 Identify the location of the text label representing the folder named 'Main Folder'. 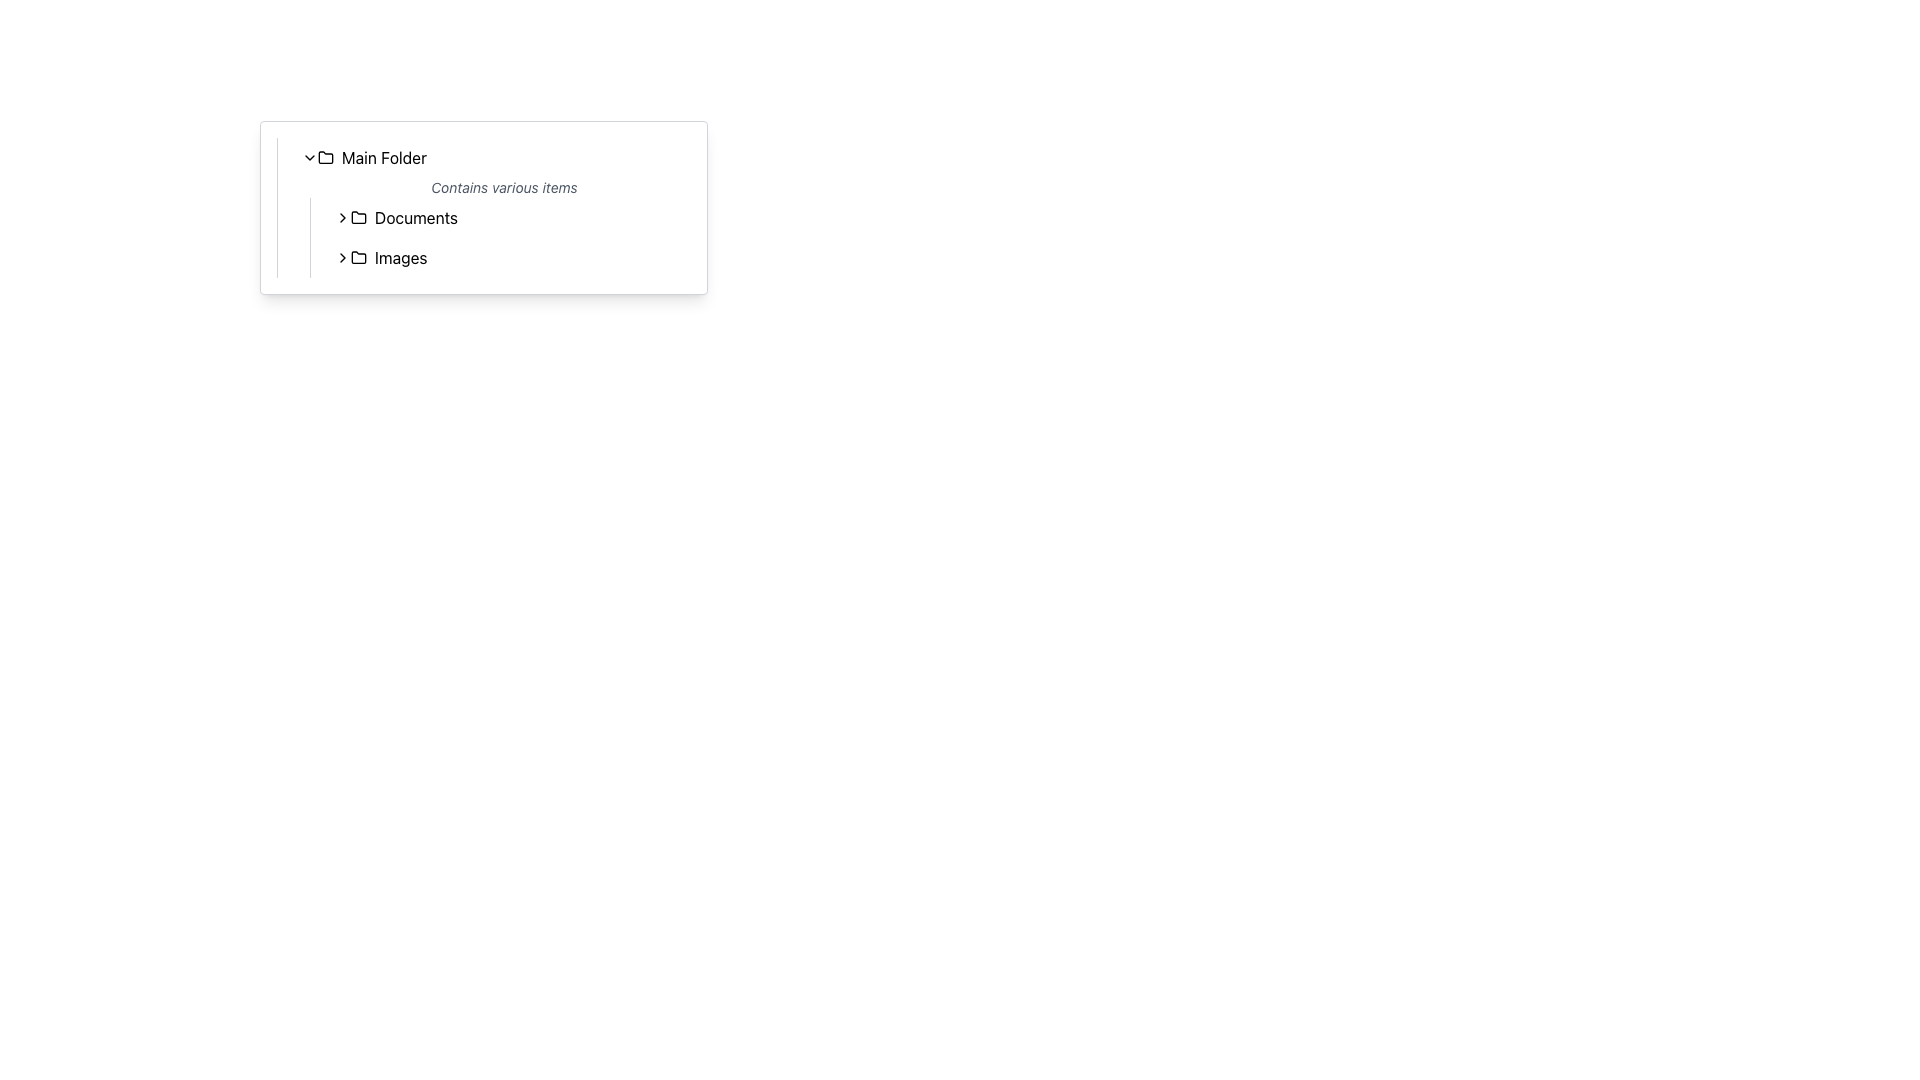
(384, 157).